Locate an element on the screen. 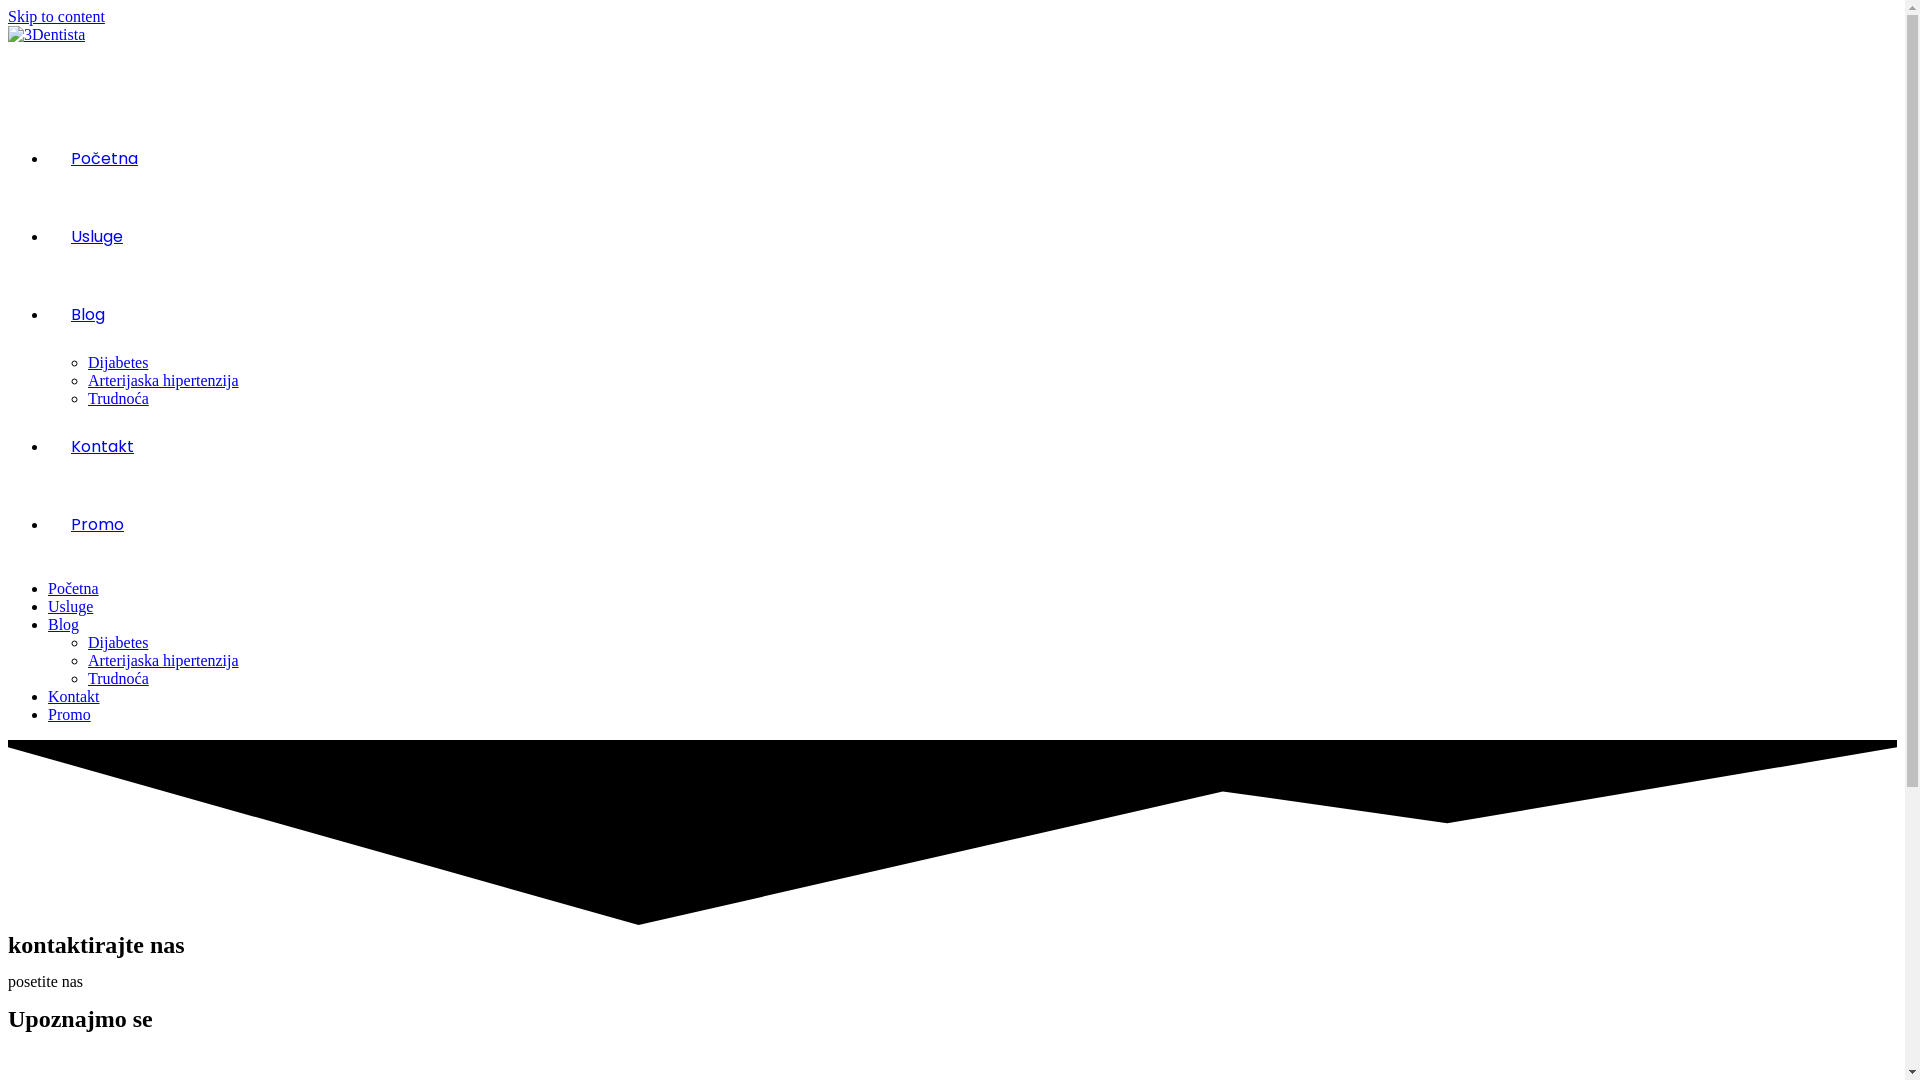  'Promo' is located at coordinates (69, 713).